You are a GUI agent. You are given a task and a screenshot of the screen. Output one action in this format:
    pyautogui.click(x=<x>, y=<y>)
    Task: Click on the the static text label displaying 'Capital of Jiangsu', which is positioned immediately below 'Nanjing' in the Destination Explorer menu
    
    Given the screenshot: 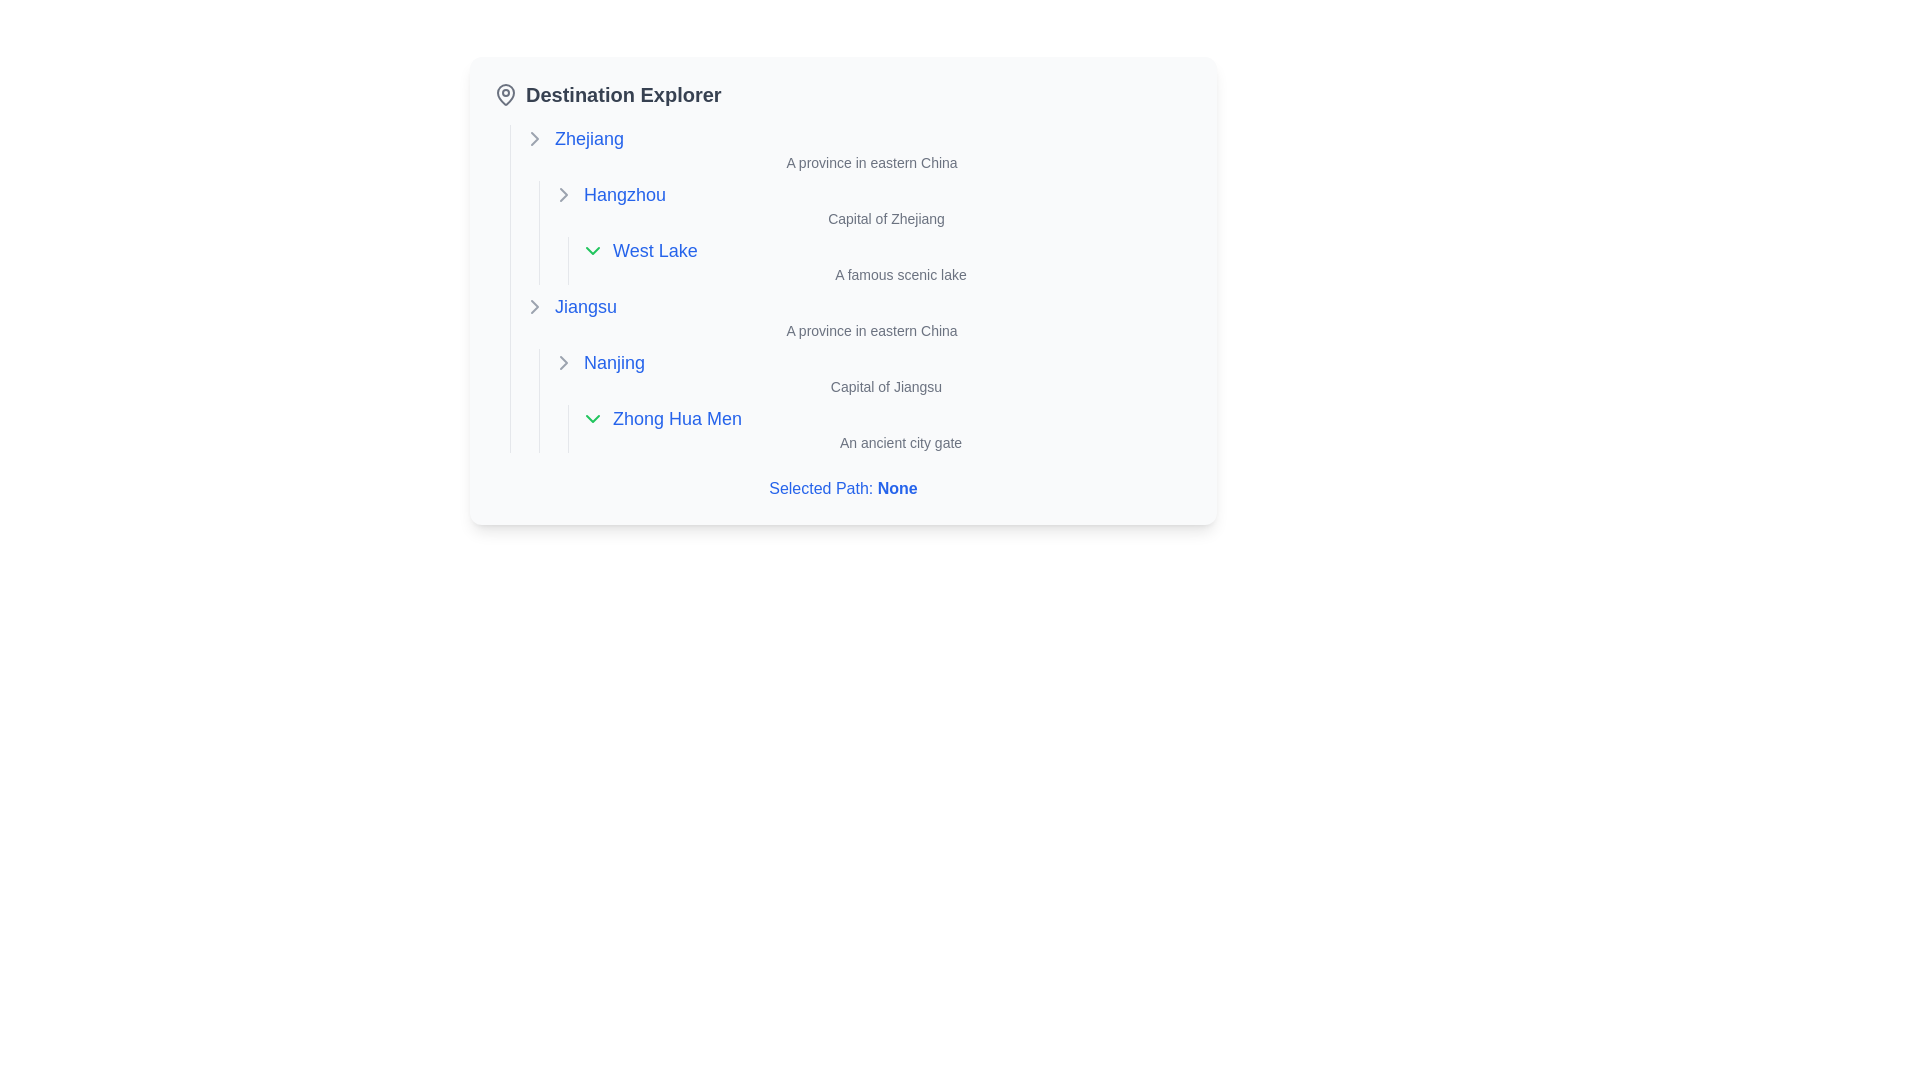 What is the action you would take?
    pyautogui.click(x=872, y=386)
    